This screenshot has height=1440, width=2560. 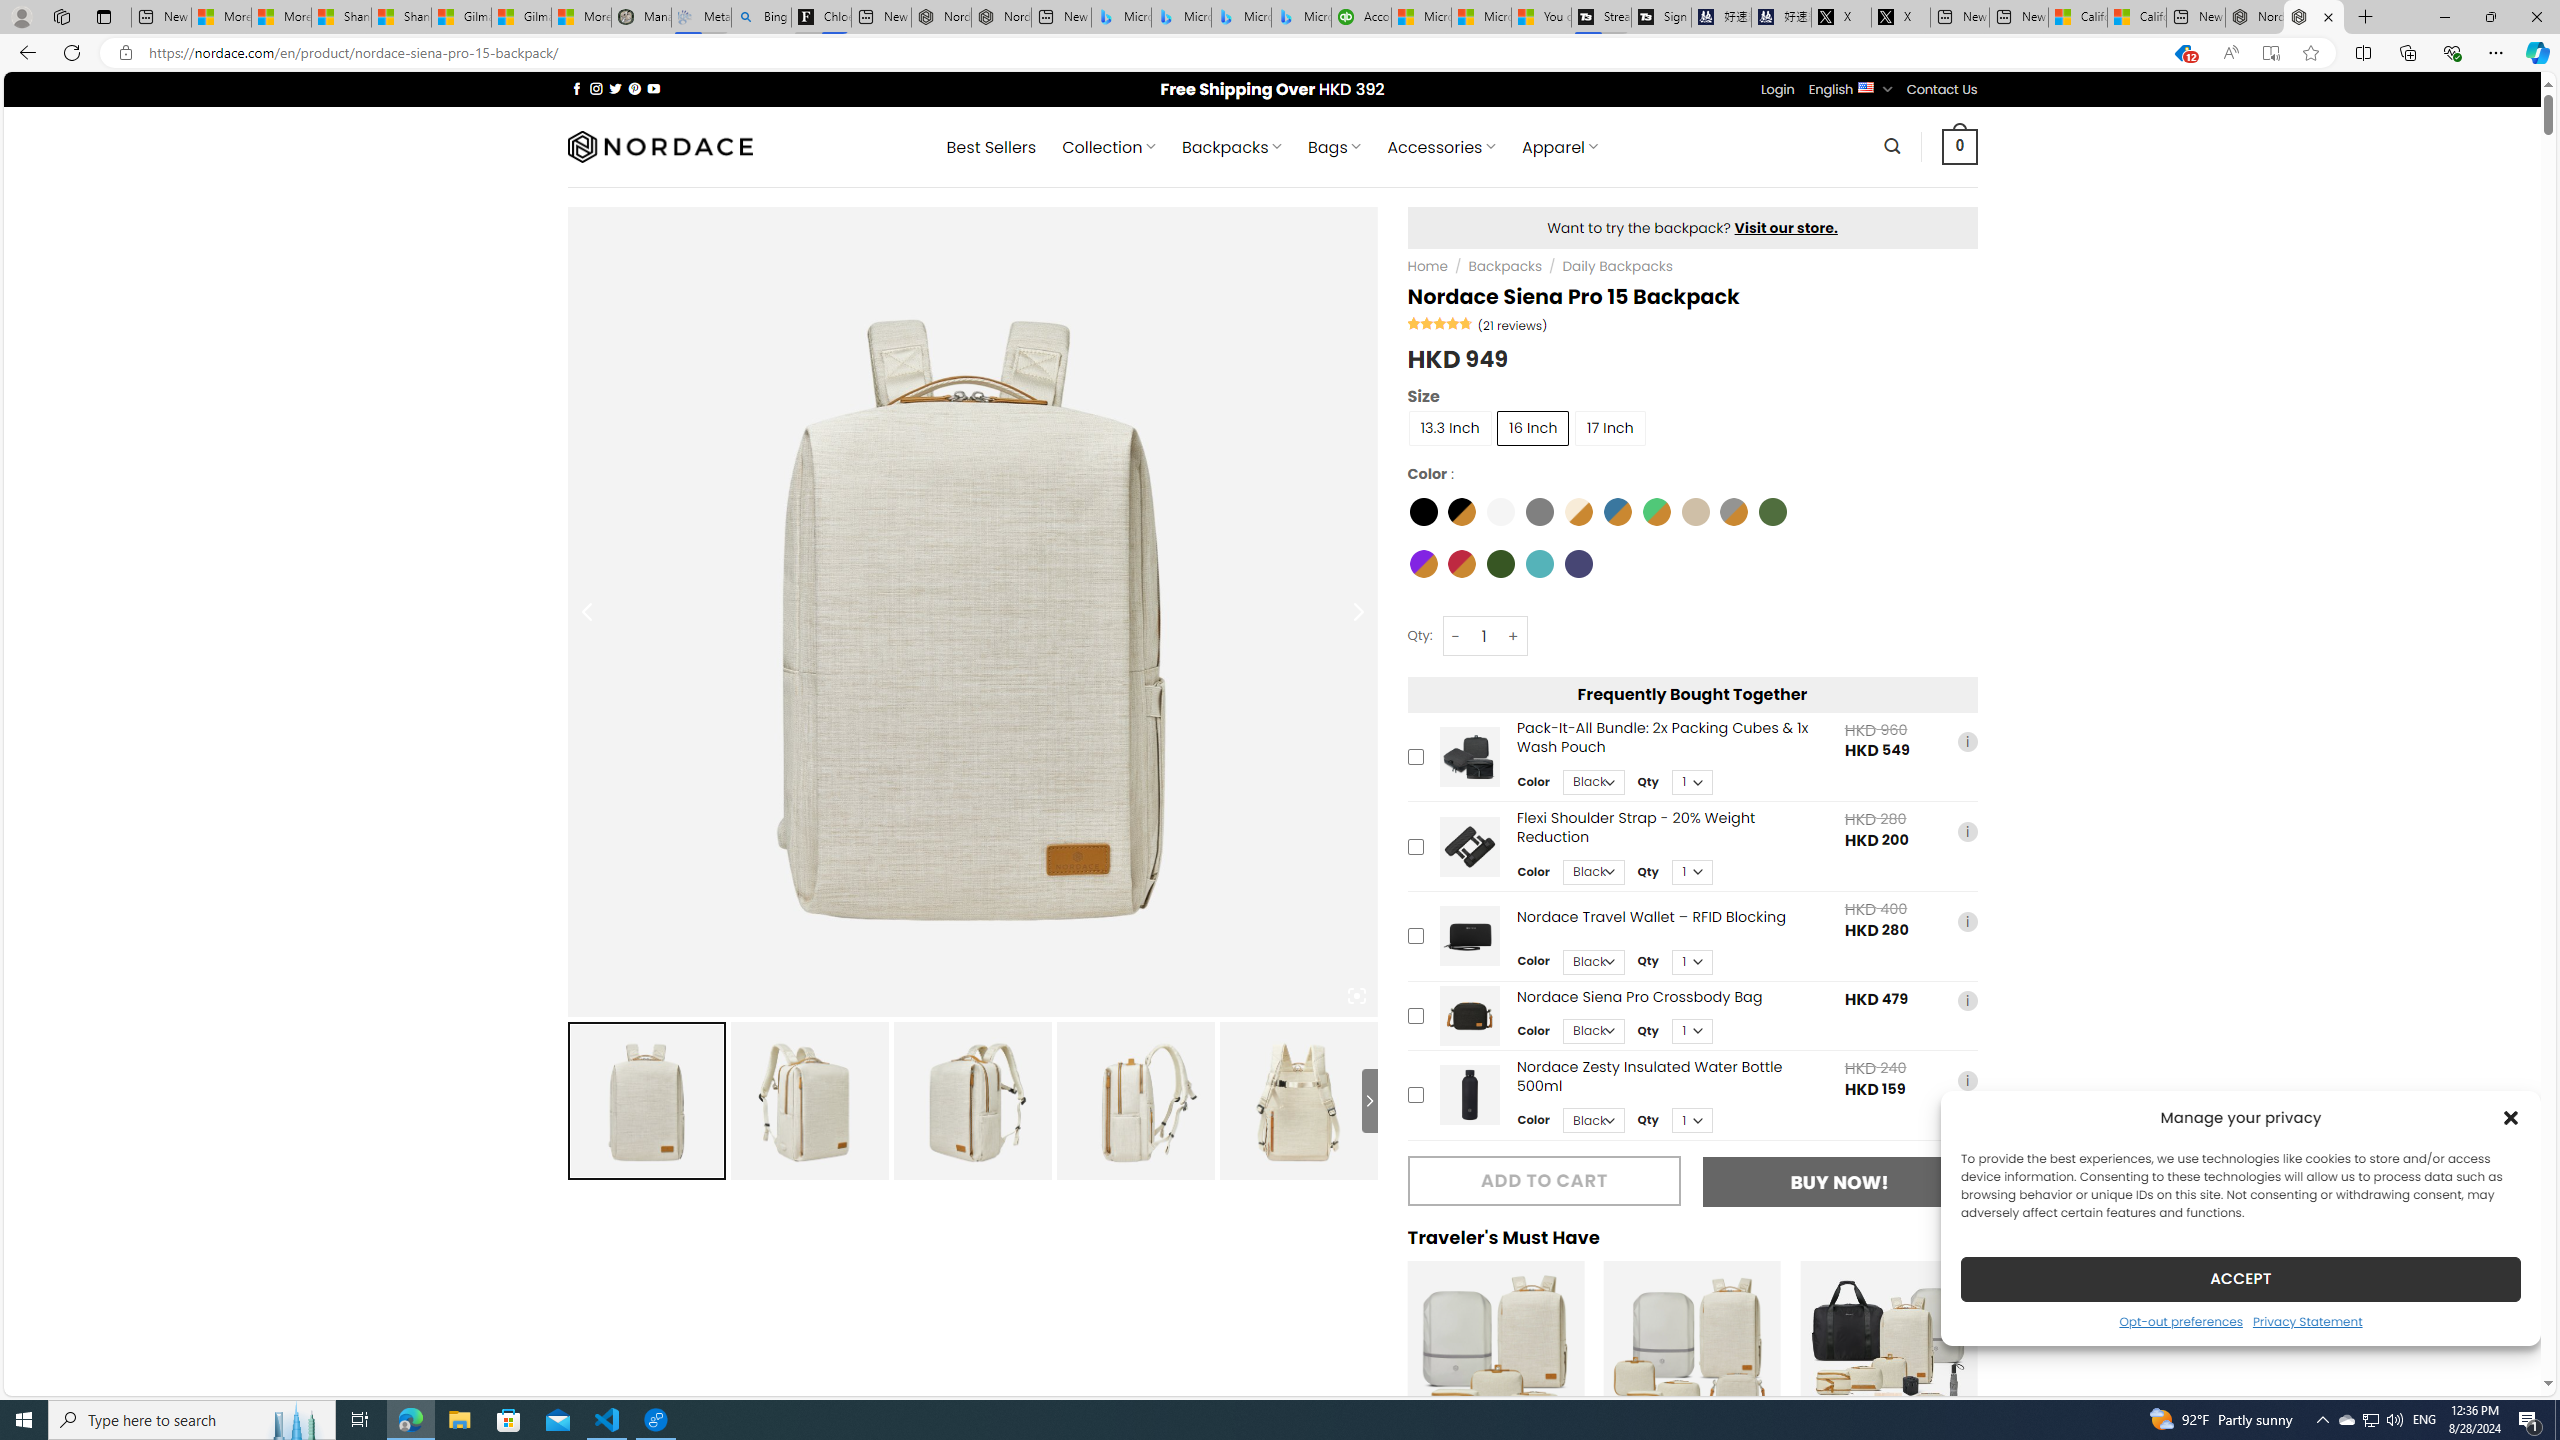 I want to click on 'Backpacks', so click(x=1504, y=265).